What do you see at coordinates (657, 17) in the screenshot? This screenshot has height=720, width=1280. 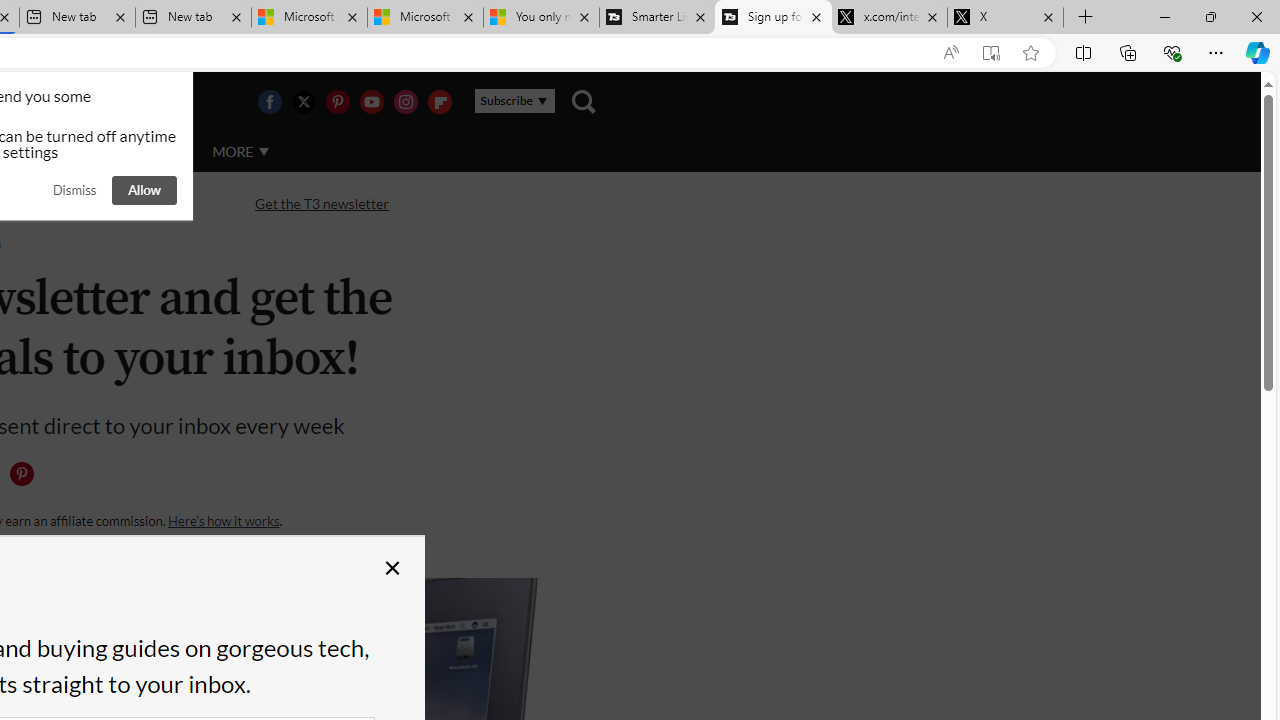 I see `'Smarter Living | T3'` at bounding box center [657, 17].